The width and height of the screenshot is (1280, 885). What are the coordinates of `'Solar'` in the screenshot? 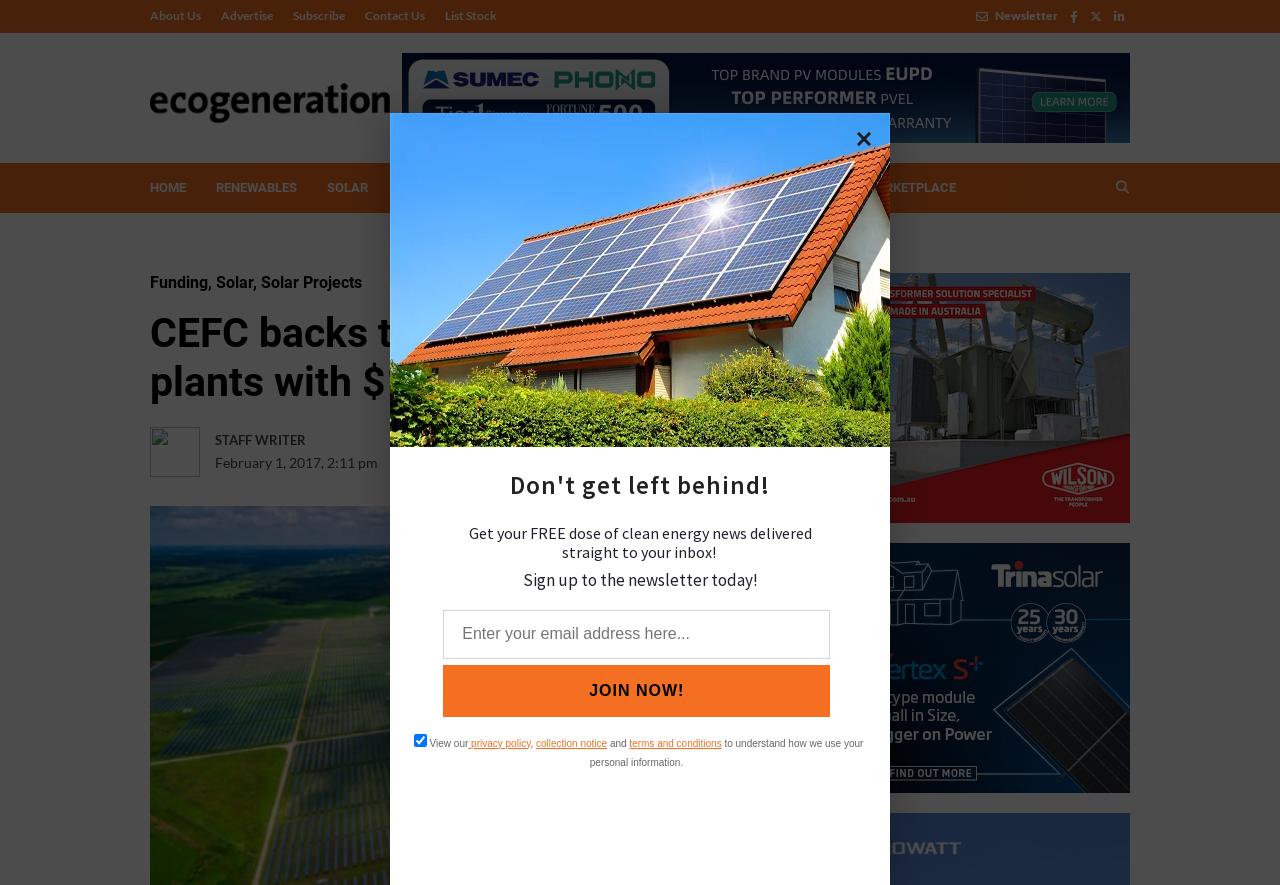 It's located at (216, 281).